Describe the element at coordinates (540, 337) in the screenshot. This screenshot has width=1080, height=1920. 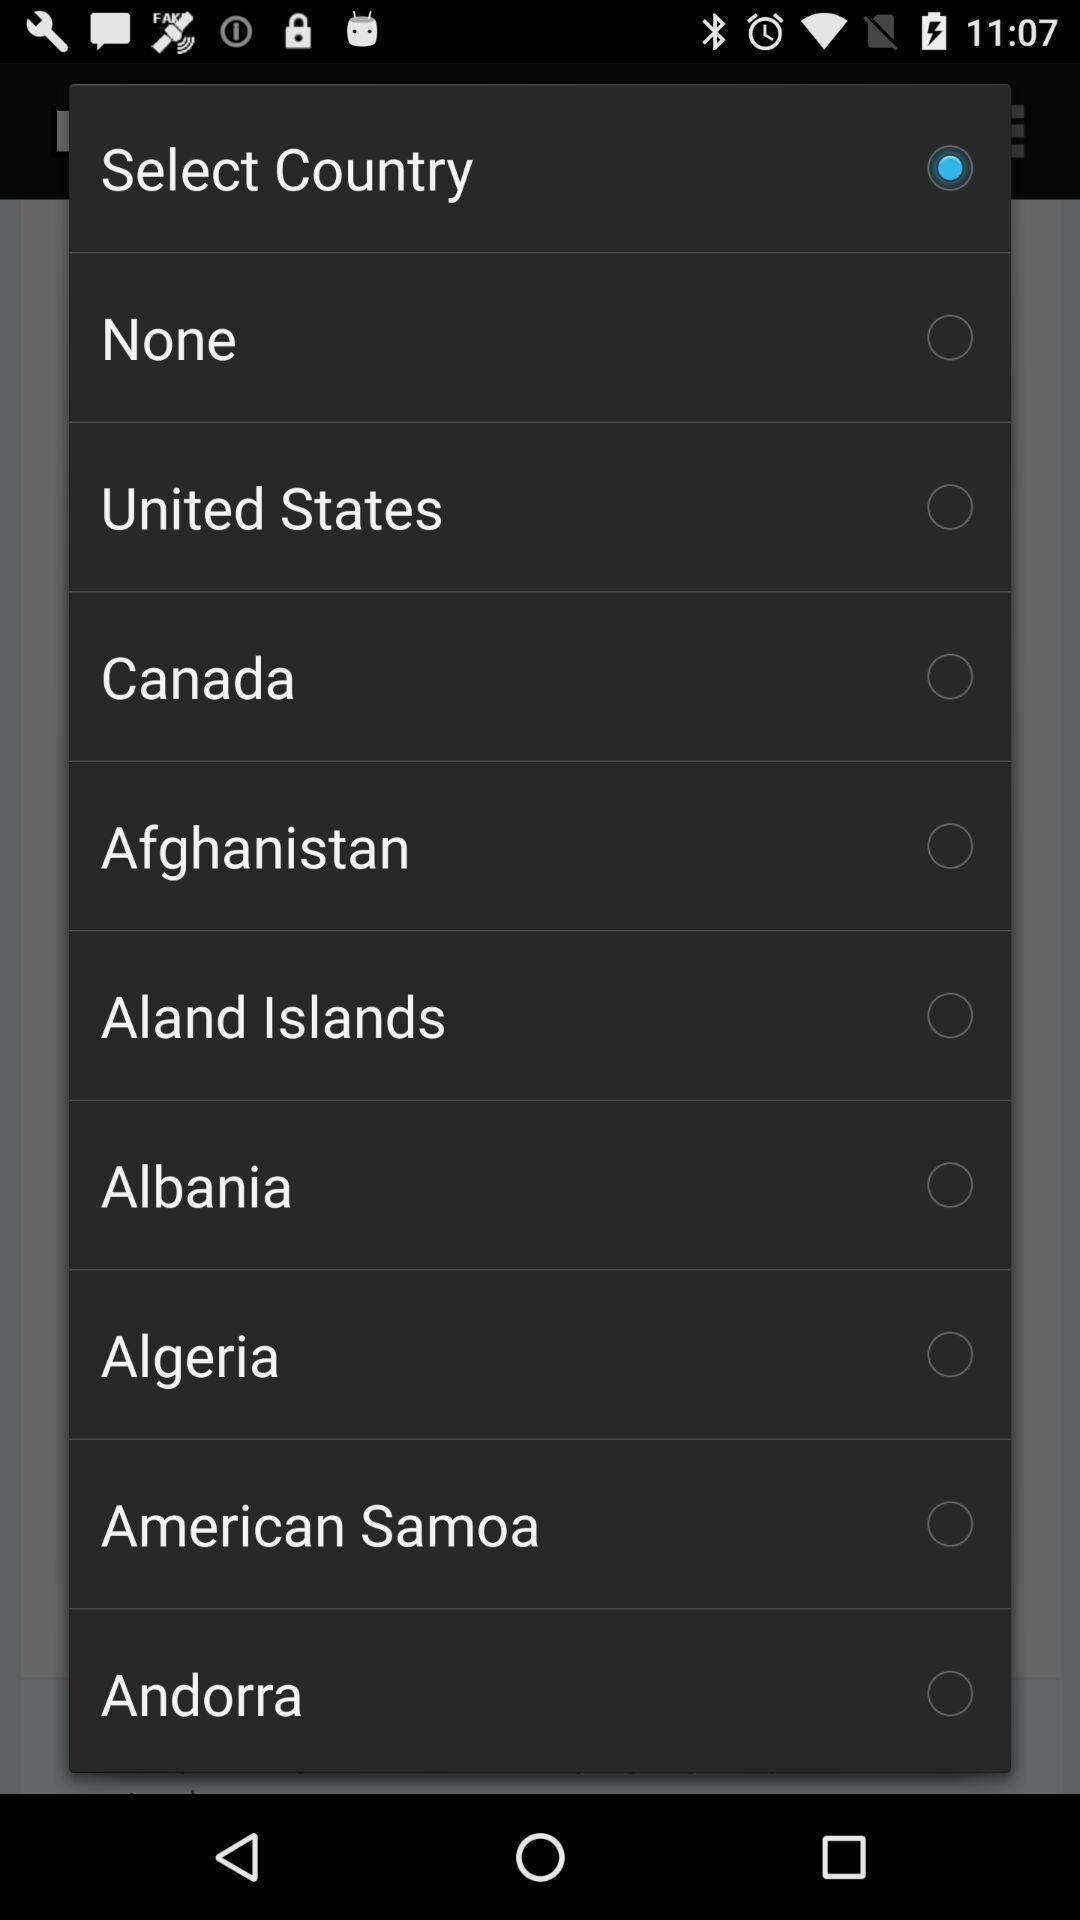
I see `item above united states checkbox` at that location.